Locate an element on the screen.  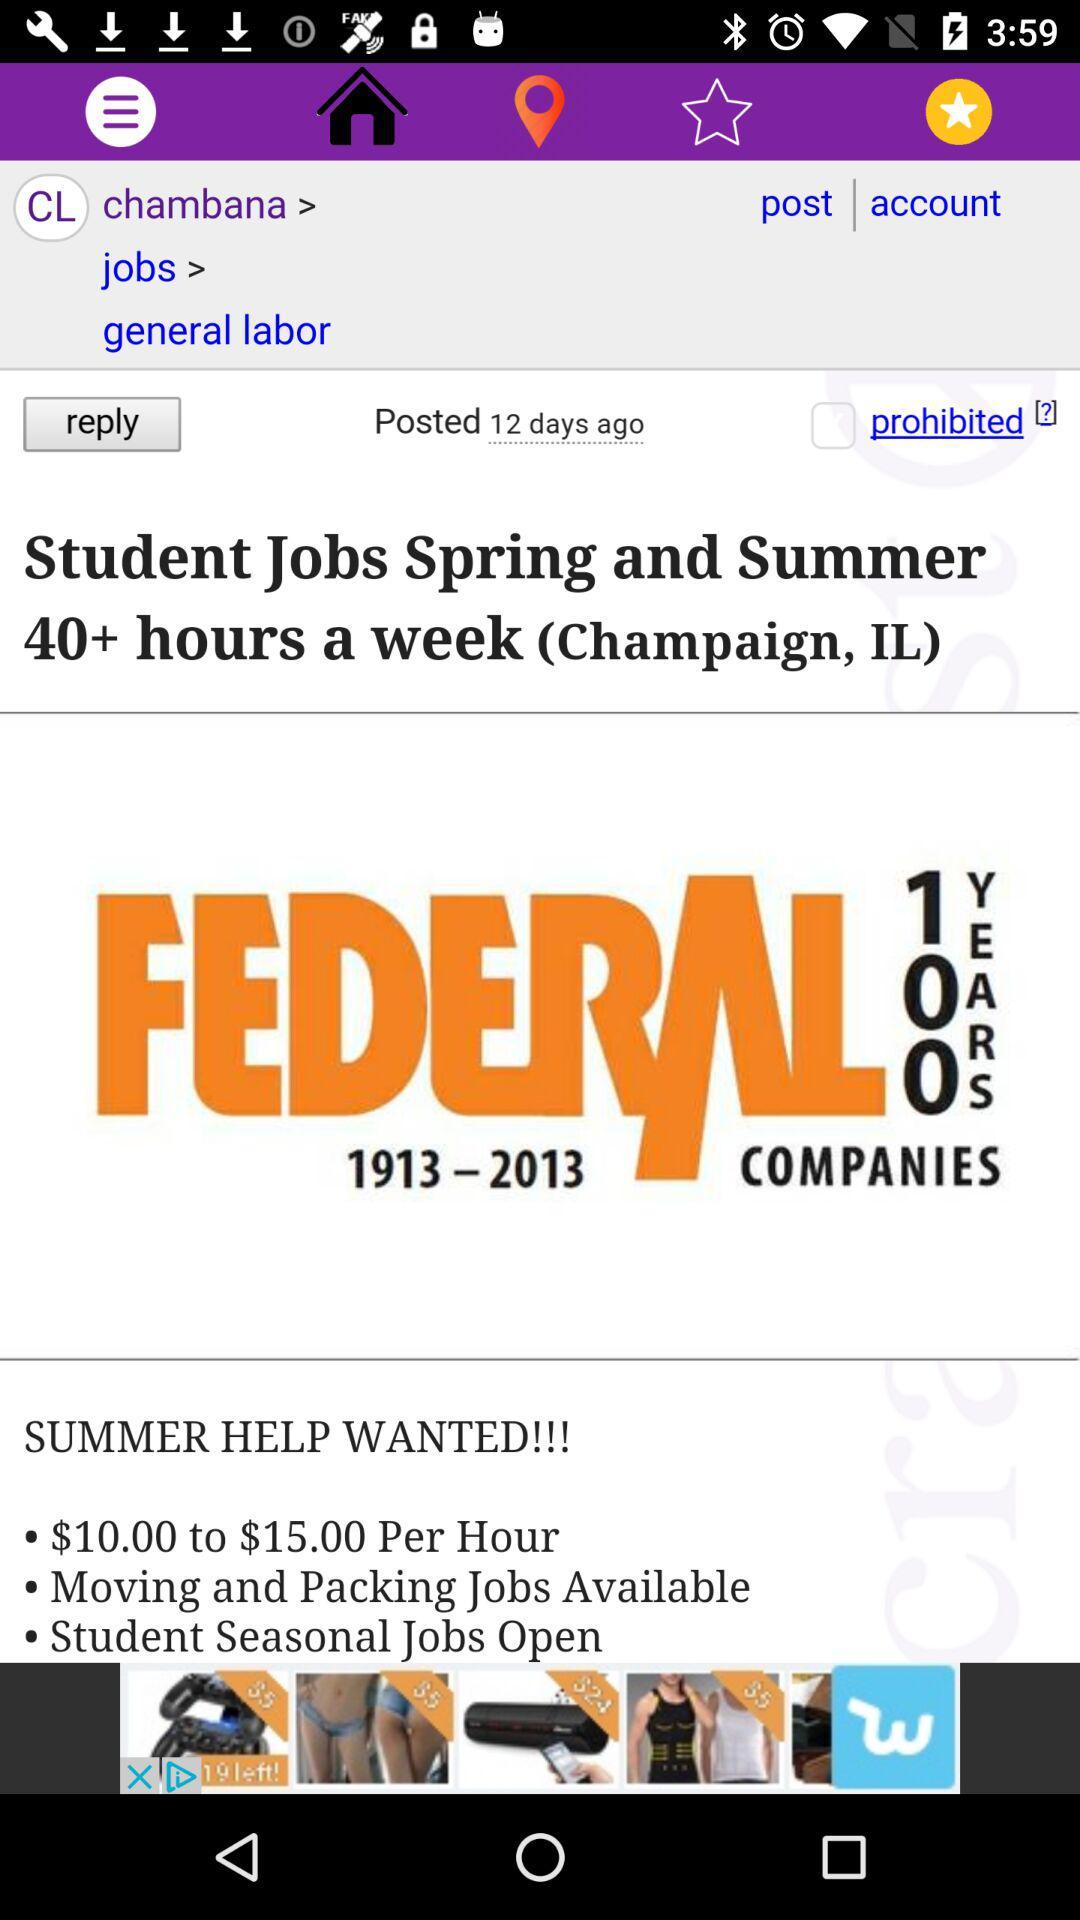
fovread is located at coordinates (957, 110).